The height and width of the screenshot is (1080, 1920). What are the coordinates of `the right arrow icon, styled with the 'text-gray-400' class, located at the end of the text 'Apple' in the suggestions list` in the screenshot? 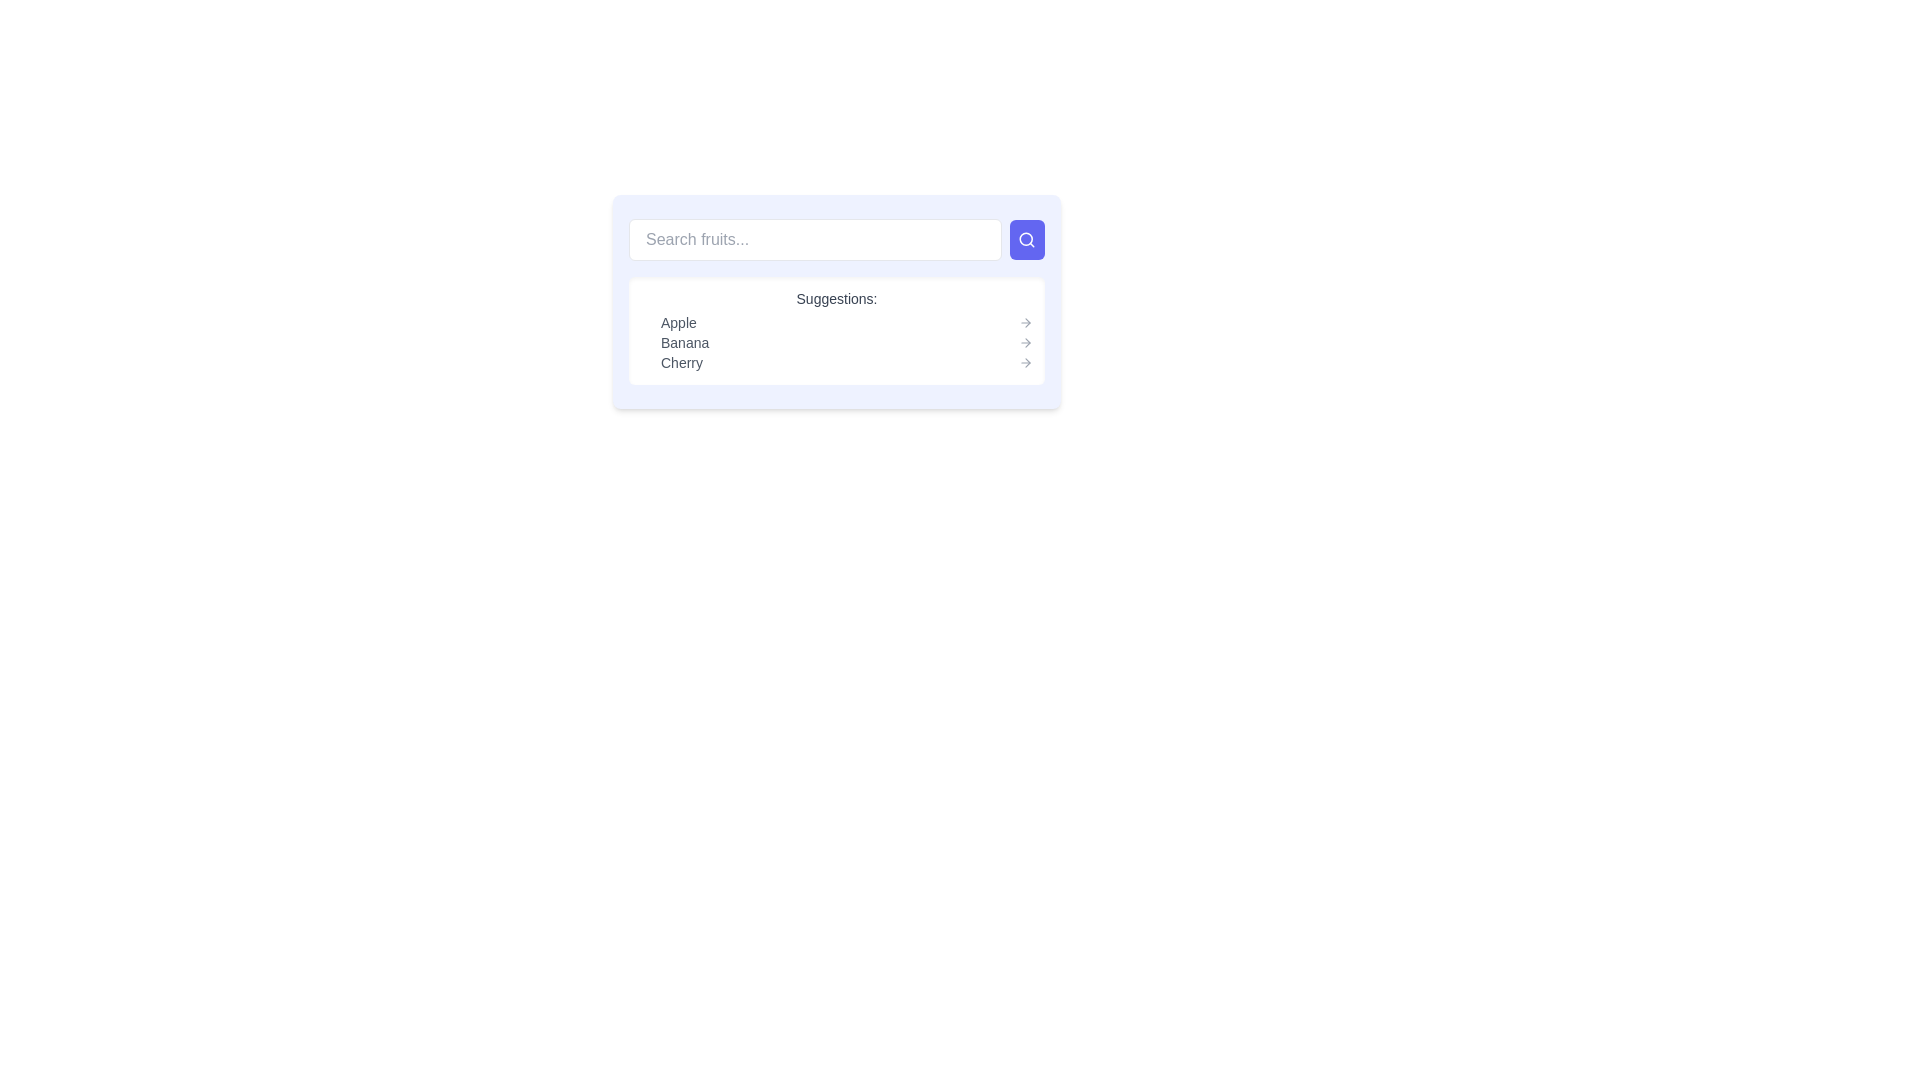 It's located at (1026, 322).